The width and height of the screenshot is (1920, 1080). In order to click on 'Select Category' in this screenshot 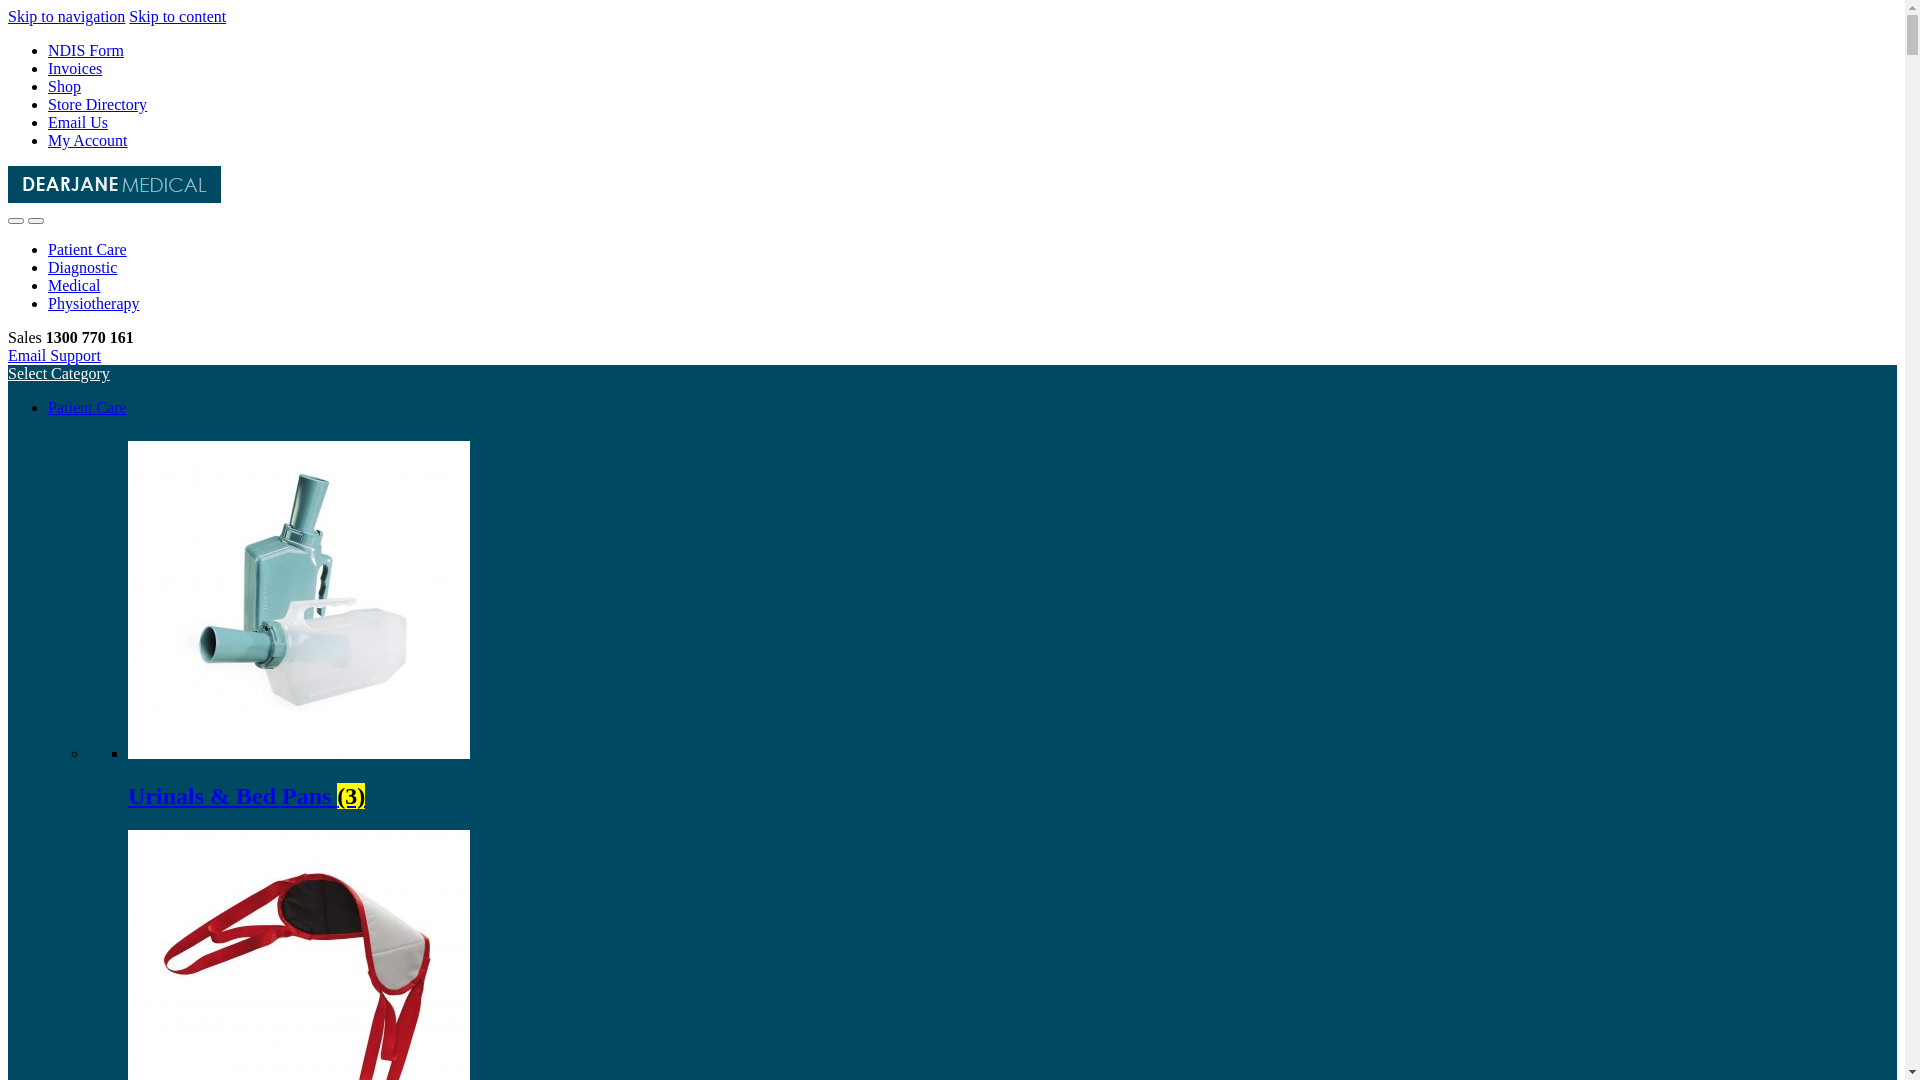, I will do `click(58, 373)`.